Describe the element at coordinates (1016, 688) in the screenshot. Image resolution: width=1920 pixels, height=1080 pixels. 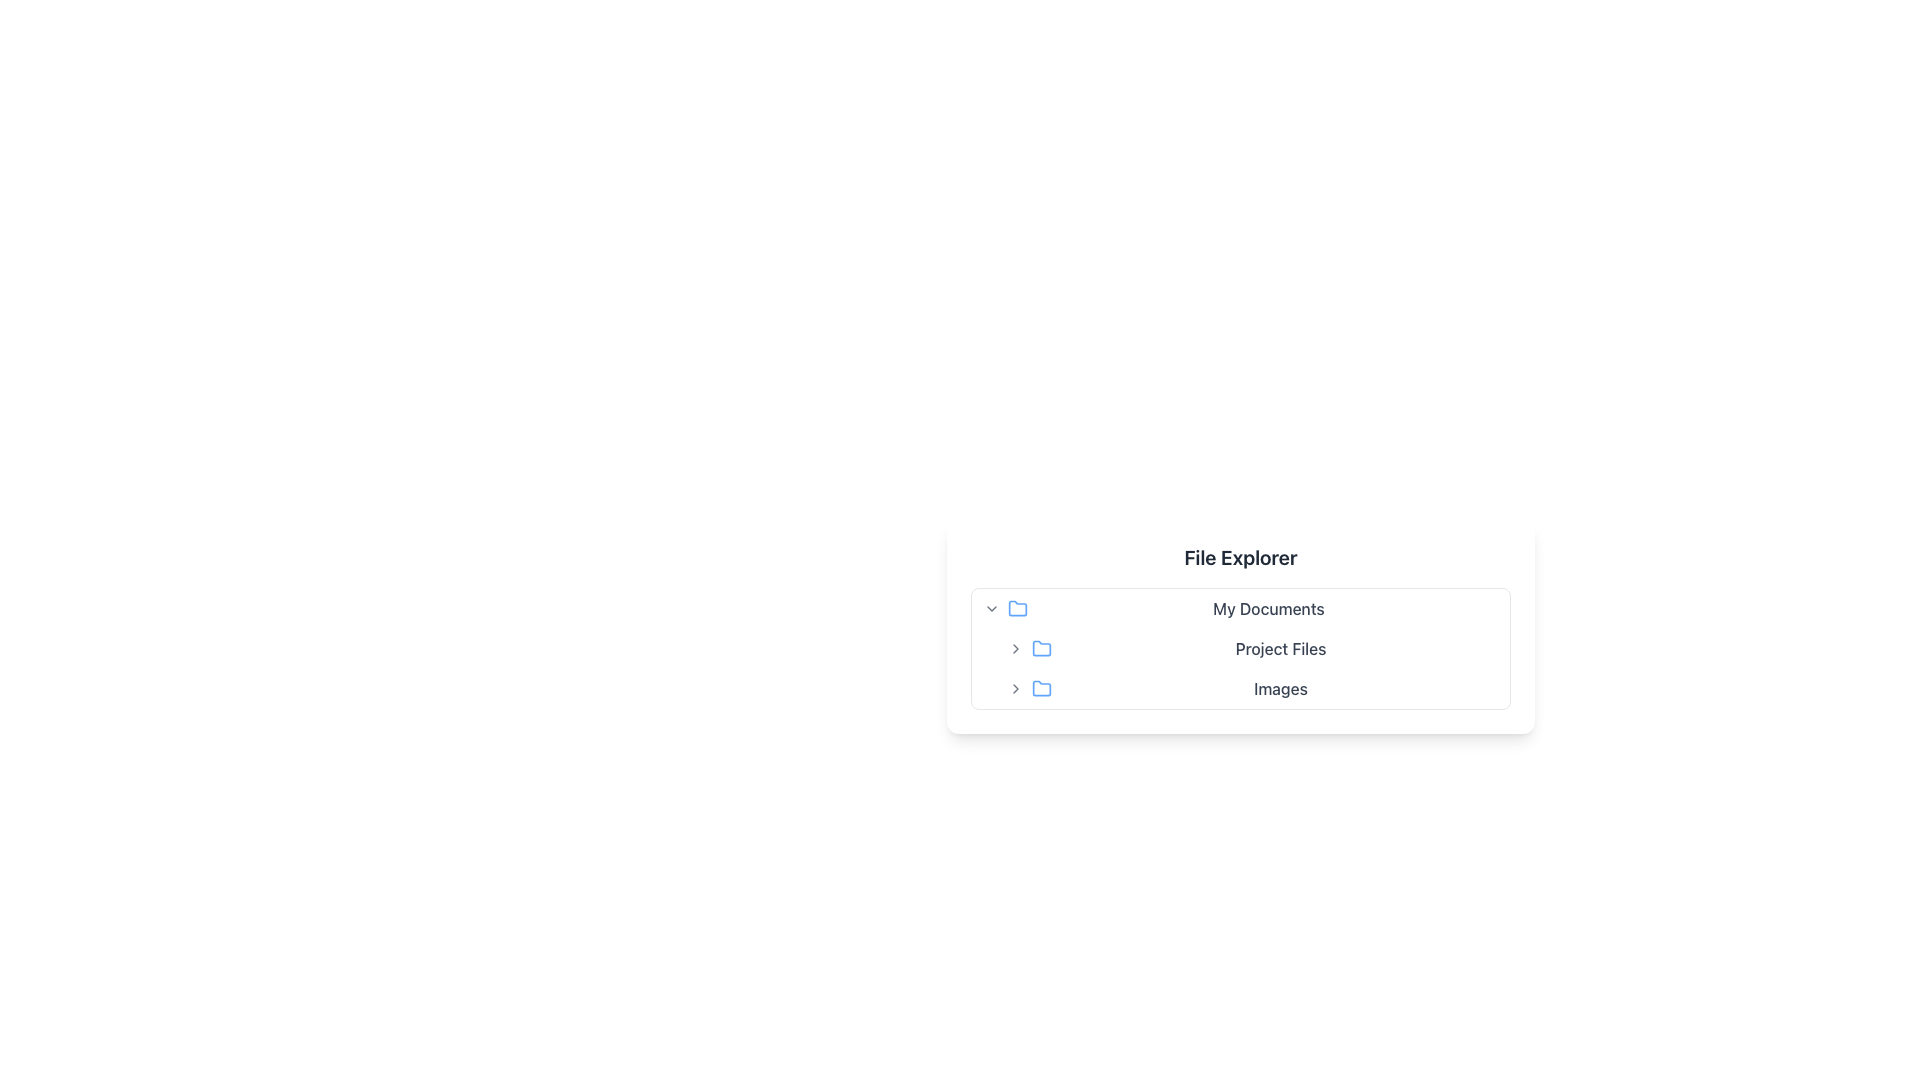
I see `the small right-pointing chevron icon located to the left of the 'Images' label` at that location.